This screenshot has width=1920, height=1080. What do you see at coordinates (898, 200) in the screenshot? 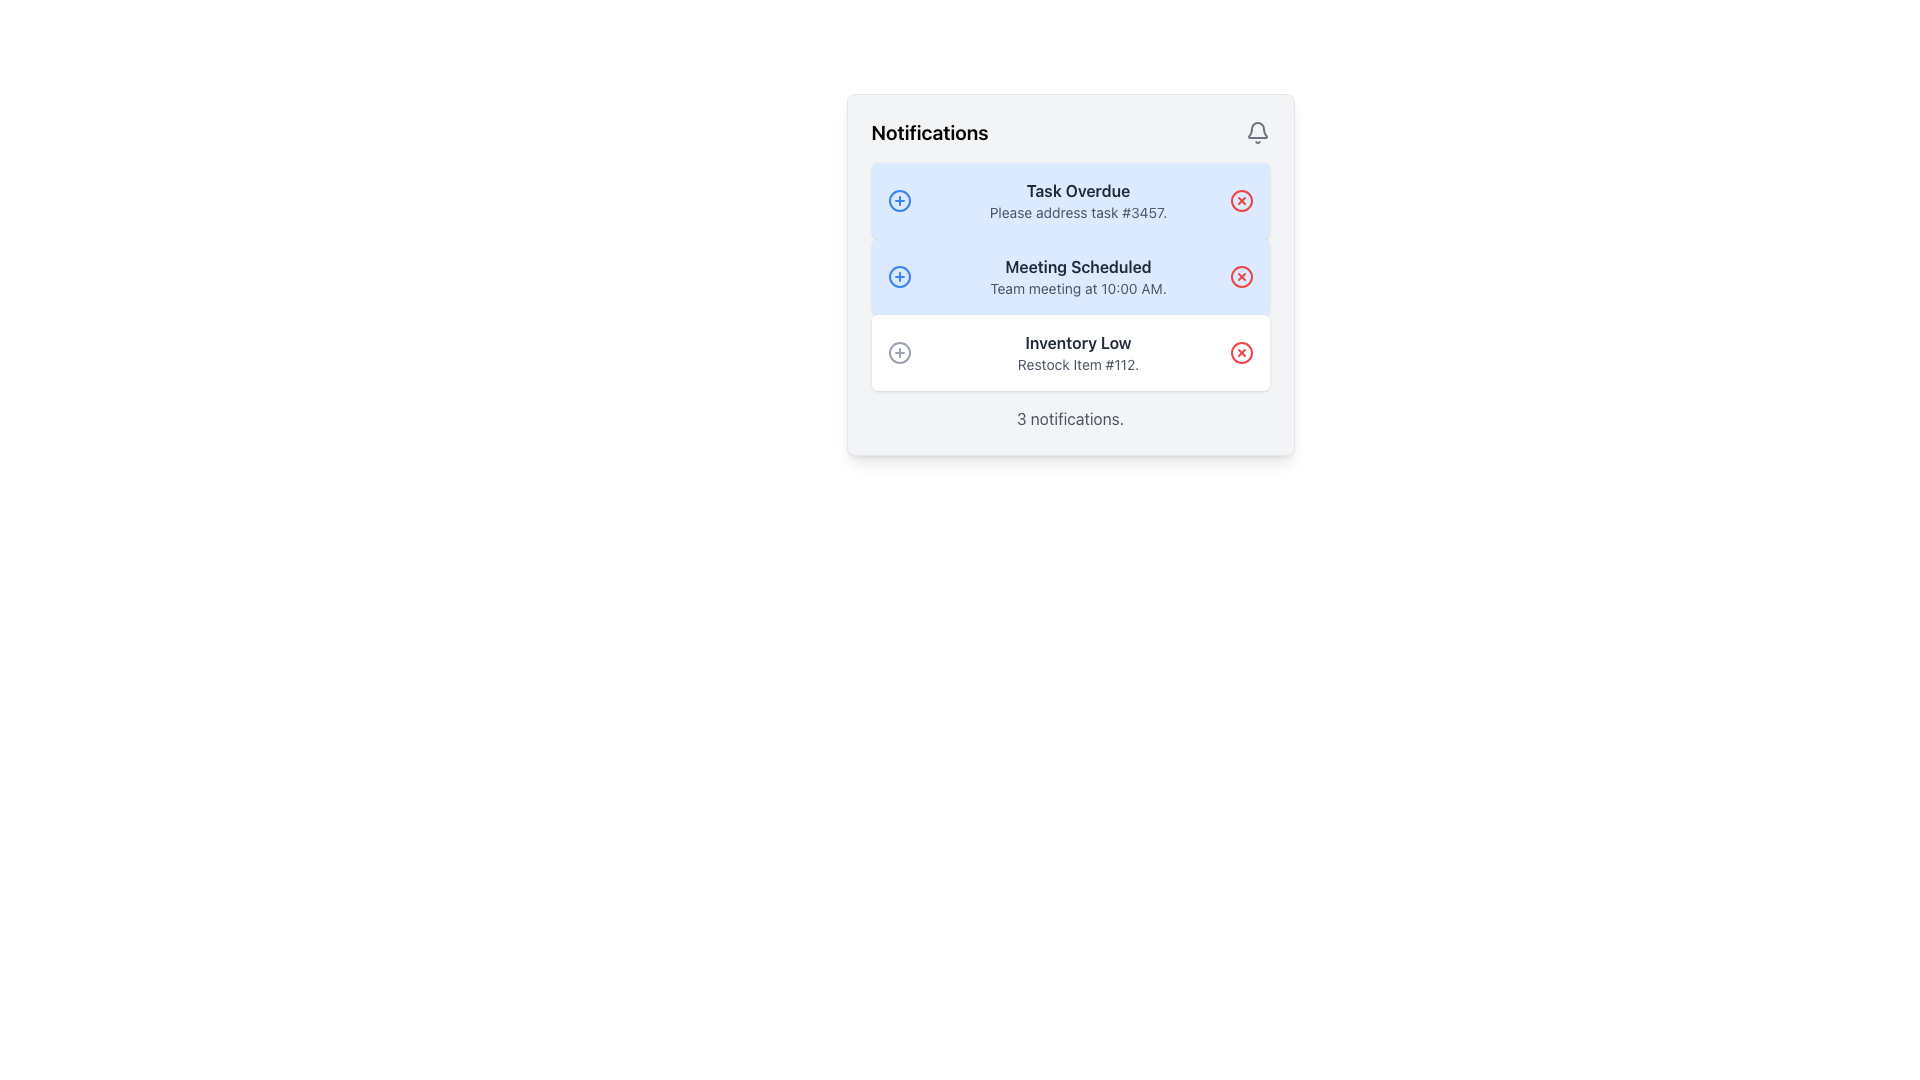
I see `the circular icon button with a blue outline and a blue plus sign, located to the left of the 'Task Overdue' notification` at bounding box center [898, 200].